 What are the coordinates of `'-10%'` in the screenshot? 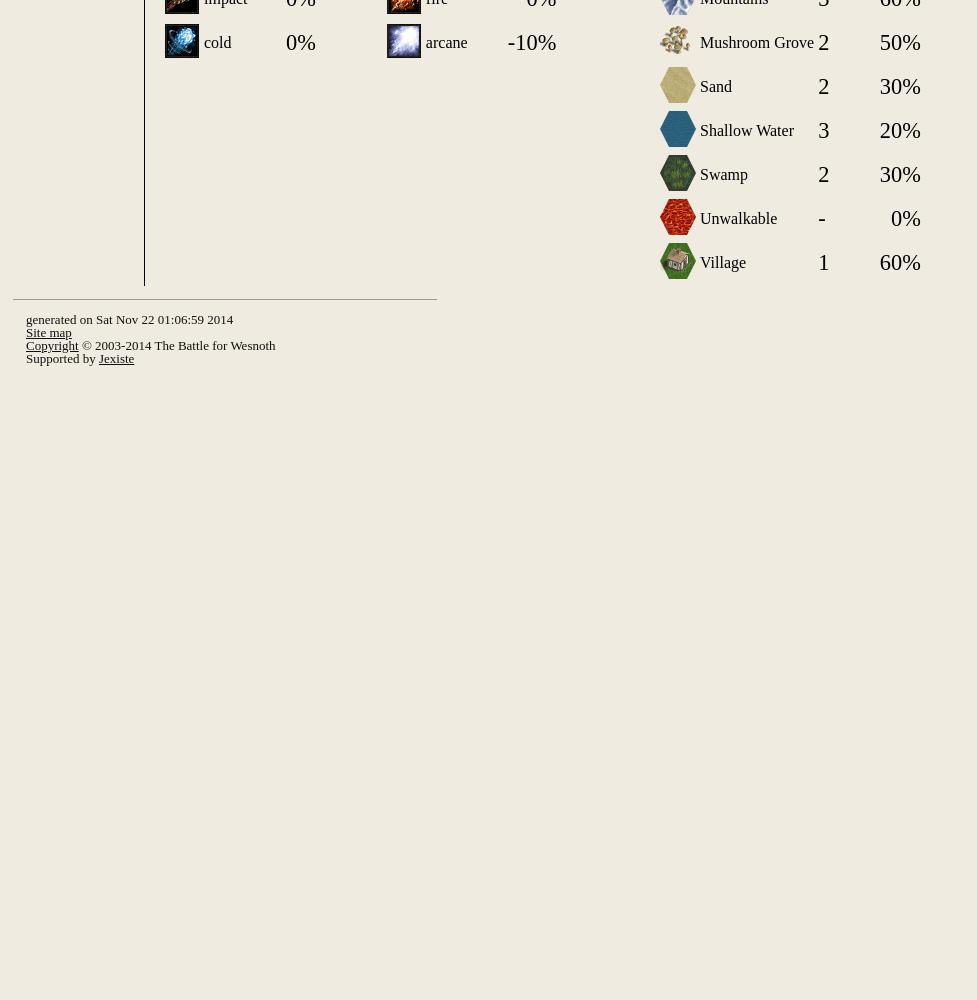 It's located at (530, 42).